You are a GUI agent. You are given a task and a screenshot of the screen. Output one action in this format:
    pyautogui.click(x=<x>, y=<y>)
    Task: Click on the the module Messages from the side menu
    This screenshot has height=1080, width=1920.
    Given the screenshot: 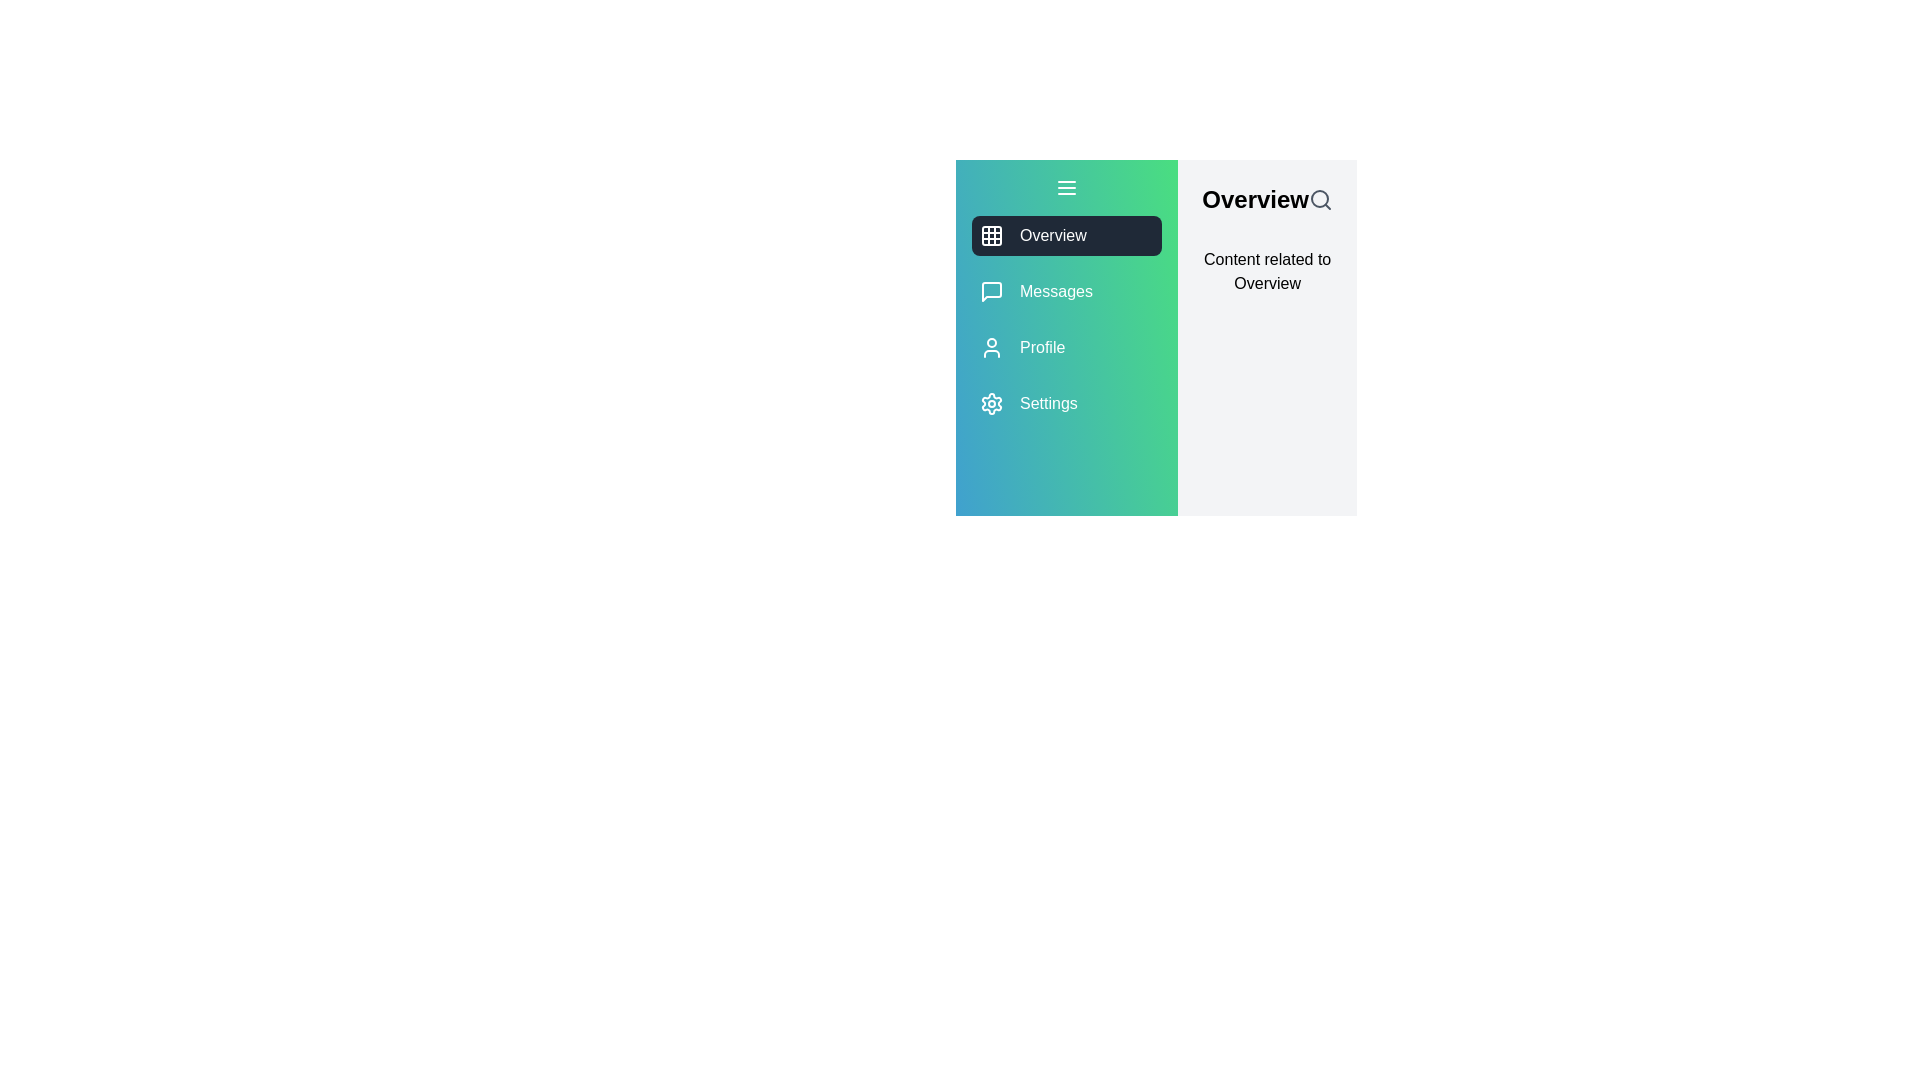 What is the action you would take?
    pyautogui.click(x=1065, y=292)
    